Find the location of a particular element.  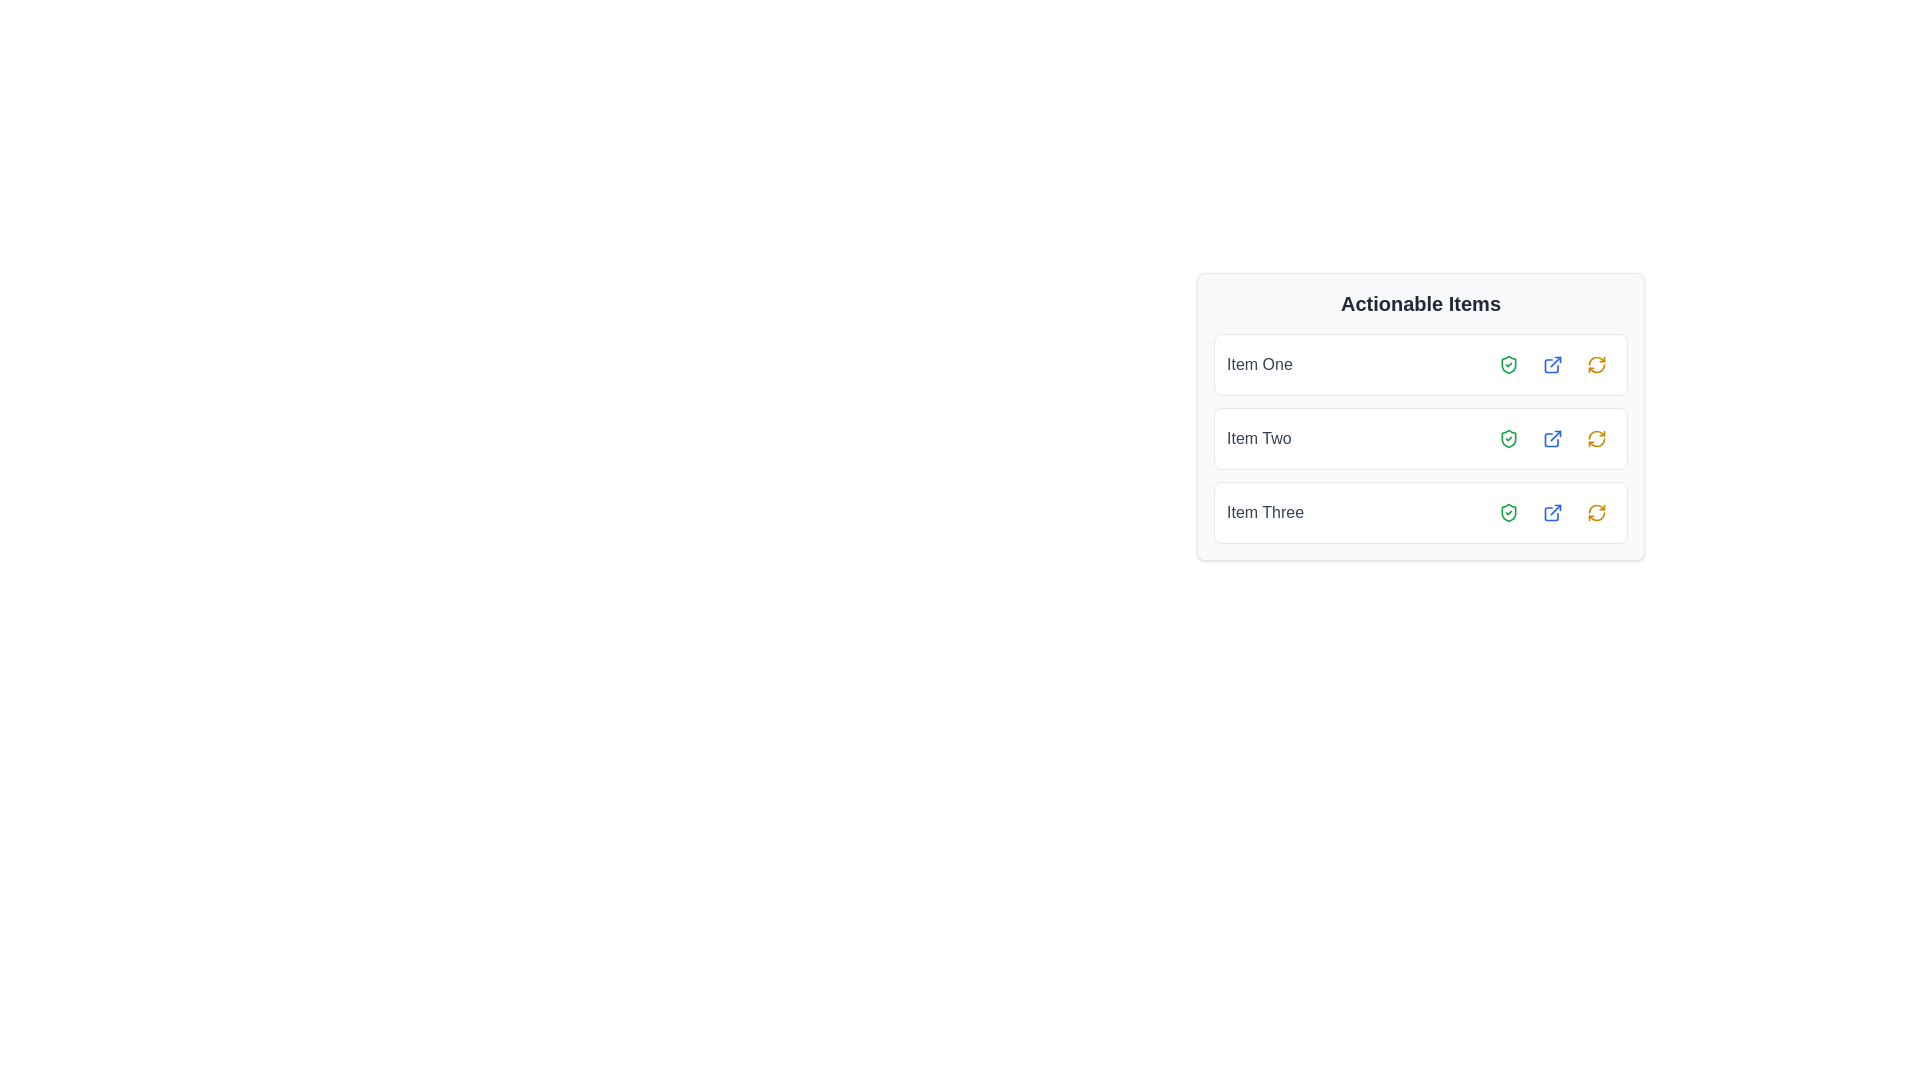

the button-like interactive icon located in the second row of the 'Actionable Items' list, to the right of 'Item Two' is located at coordinates (1552, 438).